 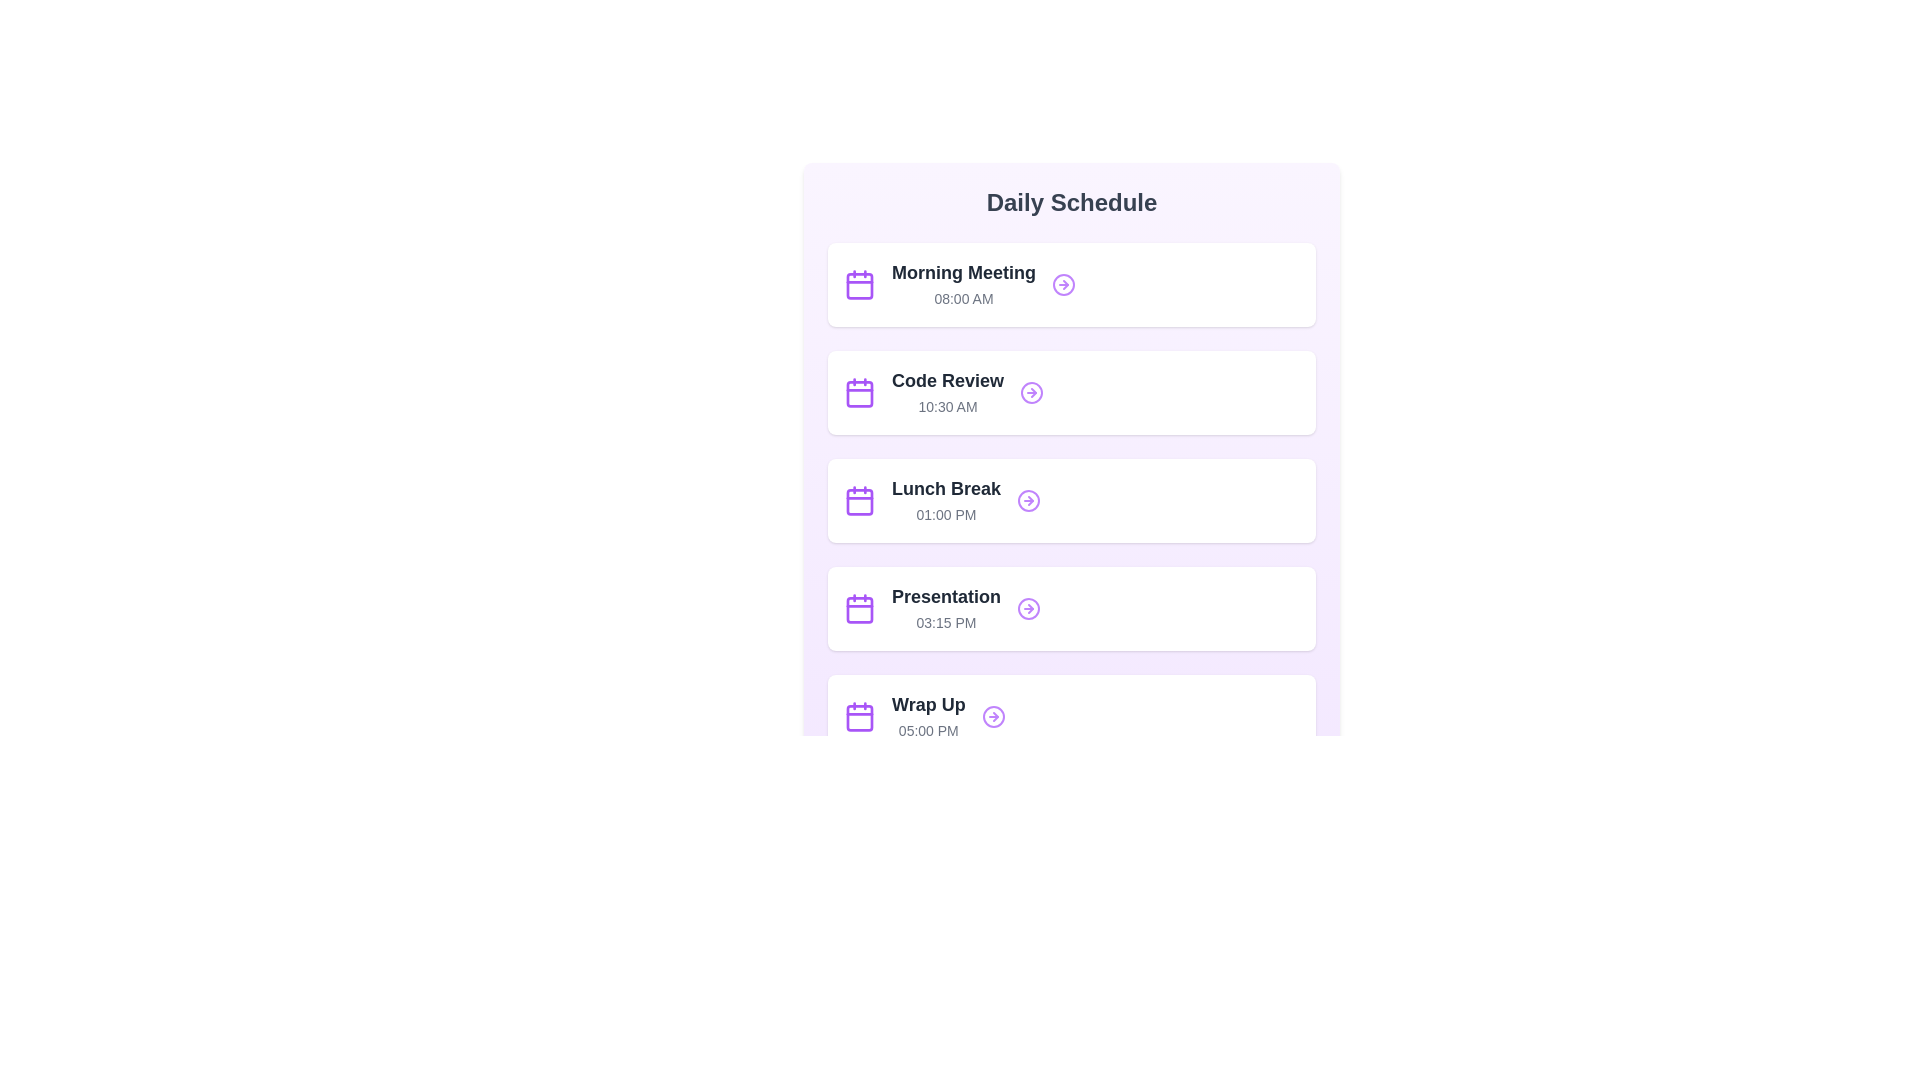 What do you see at coordinates (945, 500) in the screenshot?
I see `schedule information displayed on the Textual Content Card for the lunch break at 01:00 PM, which is the third card in the 'Daily Schedule' list` at bounding box center [945, 500].